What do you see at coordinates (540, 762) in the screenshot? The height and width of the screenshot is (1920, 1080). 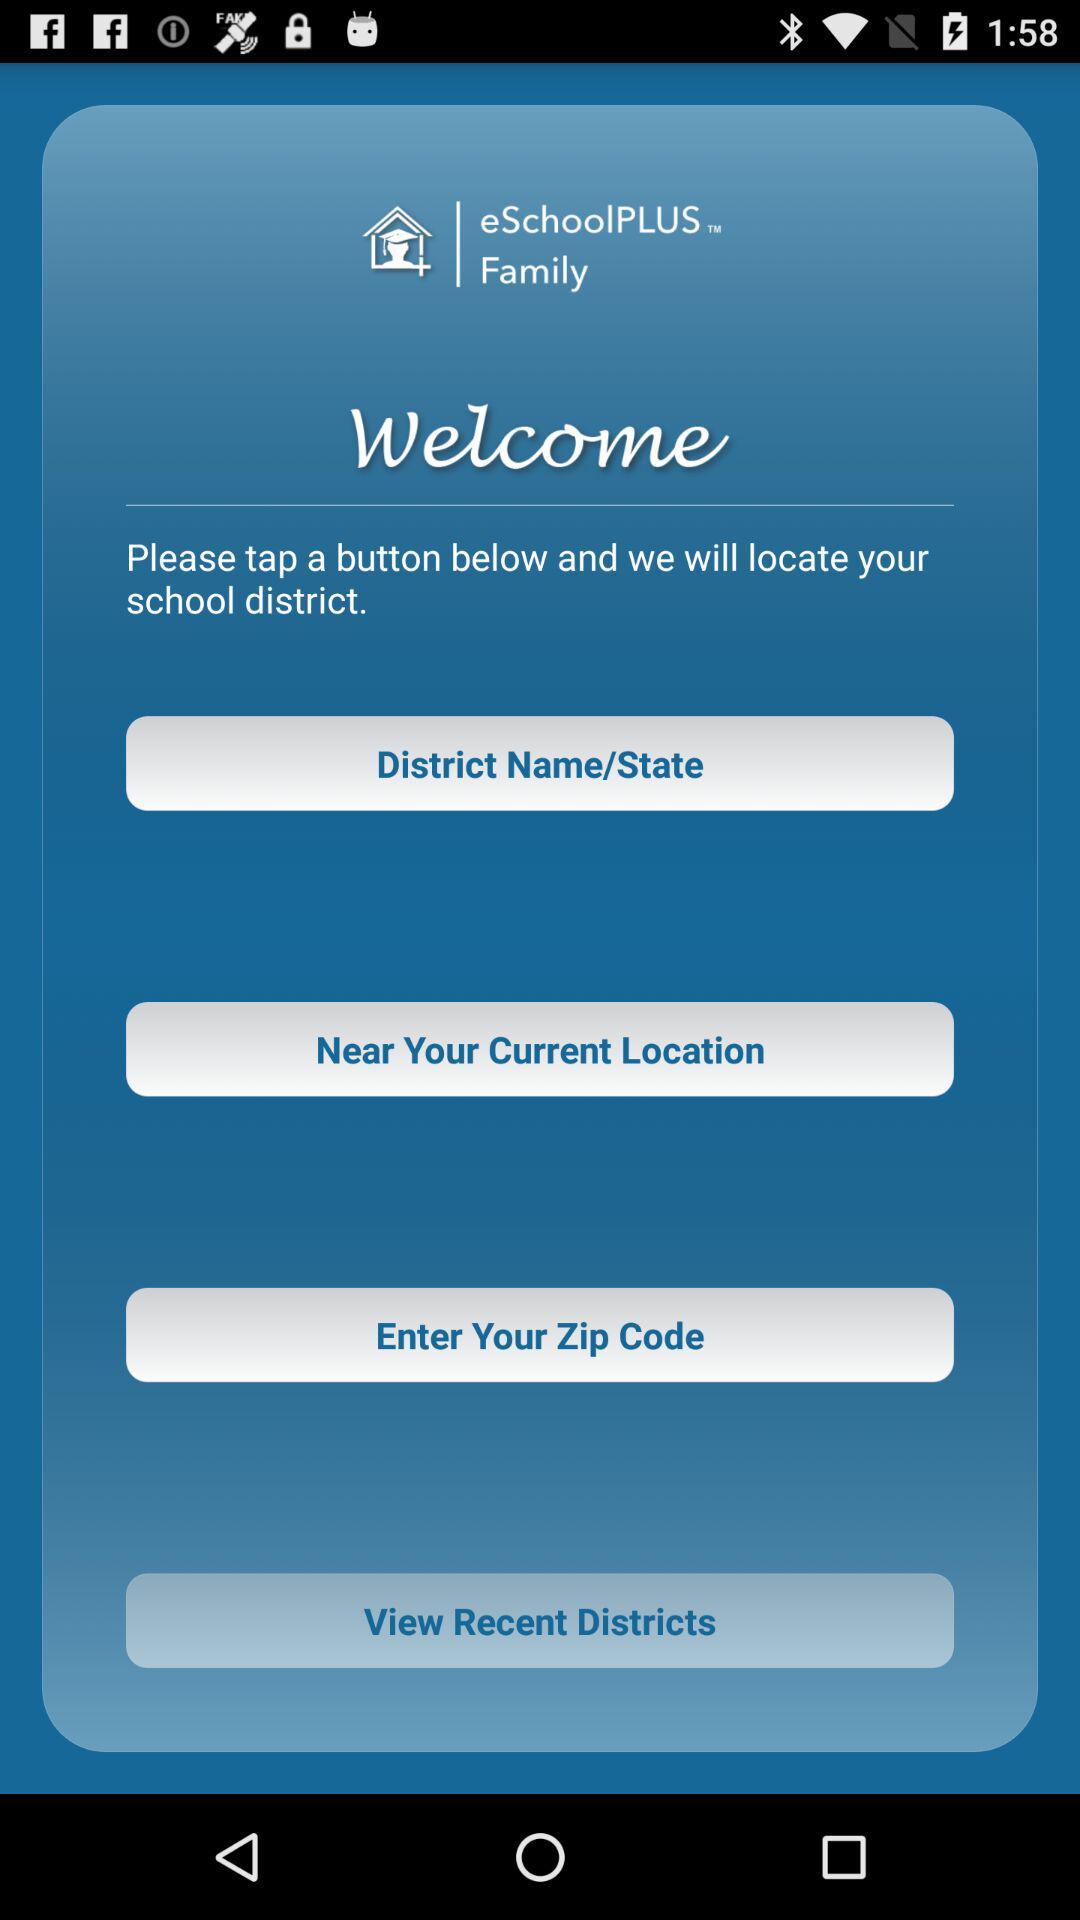 I see `district name/state item` at bounding box center [540, 762].